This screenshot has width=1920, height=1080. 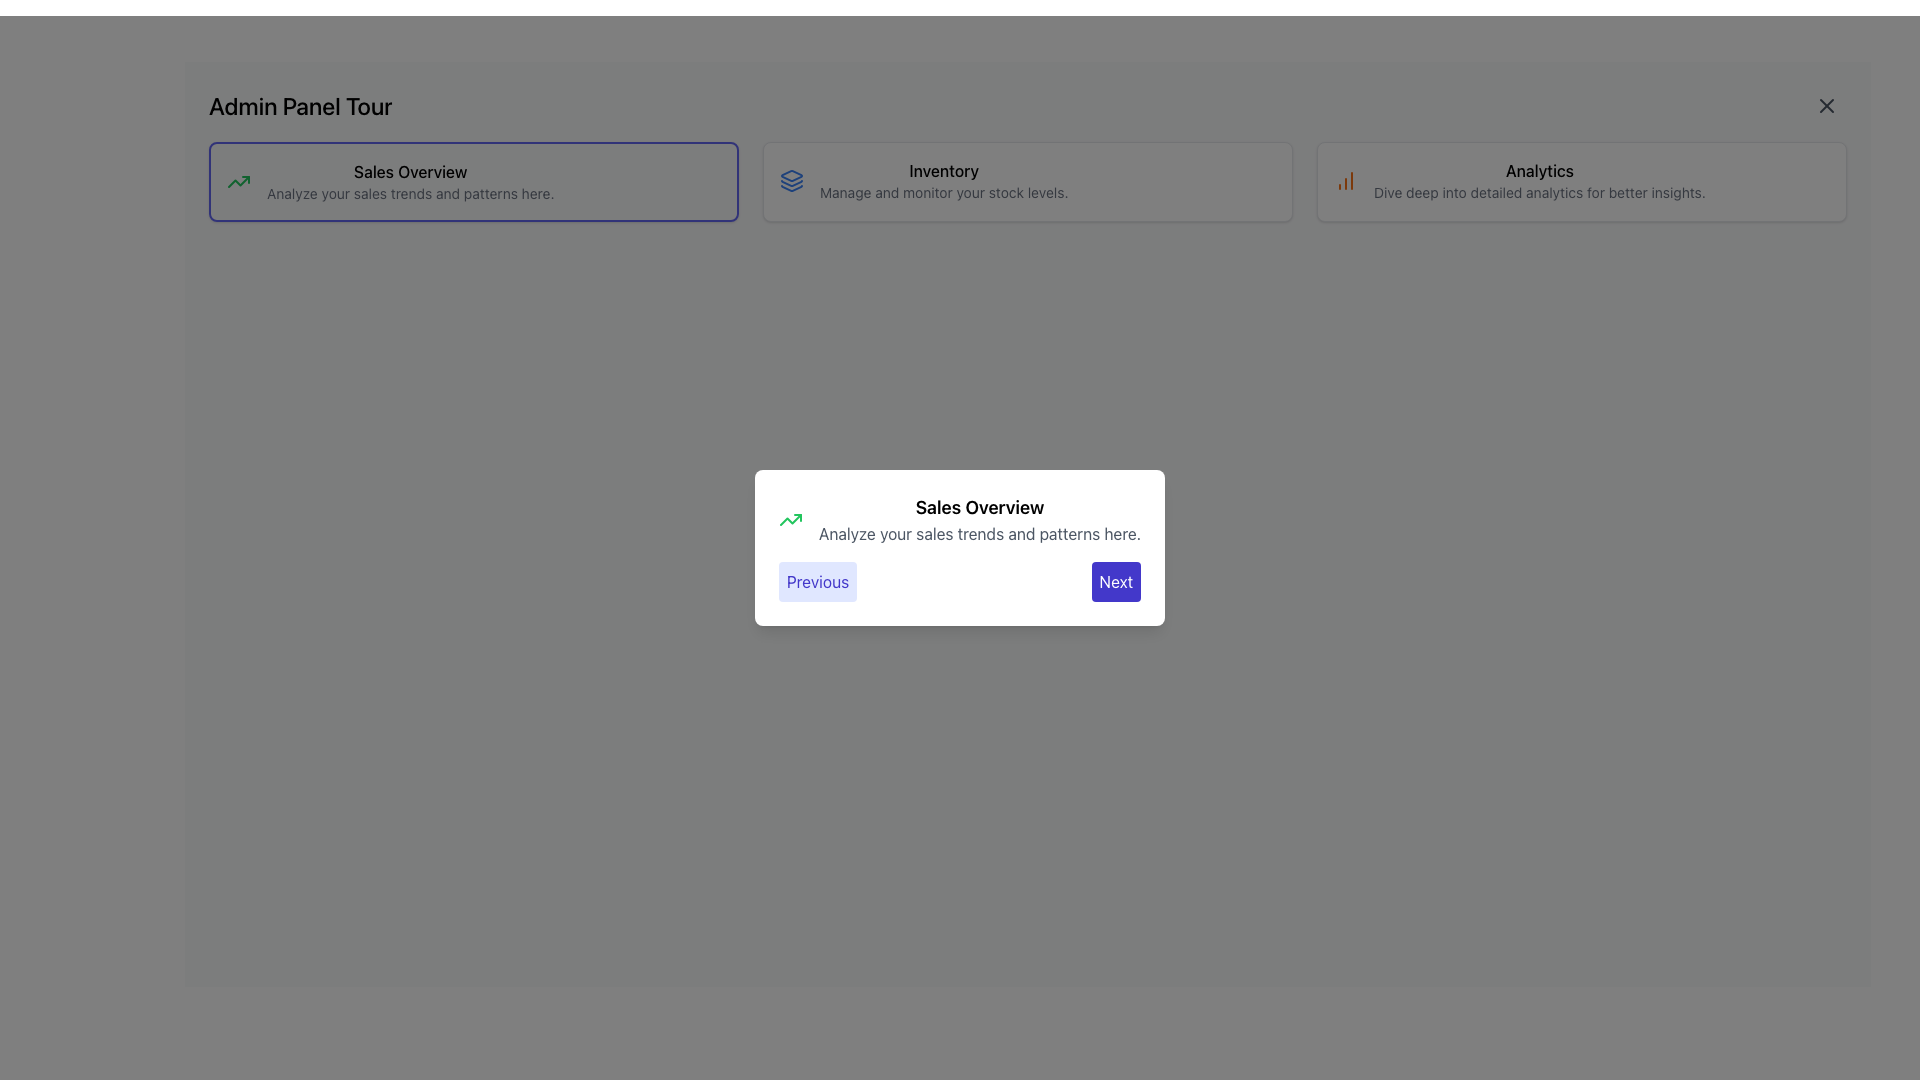 What do you see at coordinates (943, 192) in the screenshot?
I see `the descriptive text label located in the middle card below the 'Inventory' text, which provides guidance related to the Inventory section` at bounding box center [943, 192].